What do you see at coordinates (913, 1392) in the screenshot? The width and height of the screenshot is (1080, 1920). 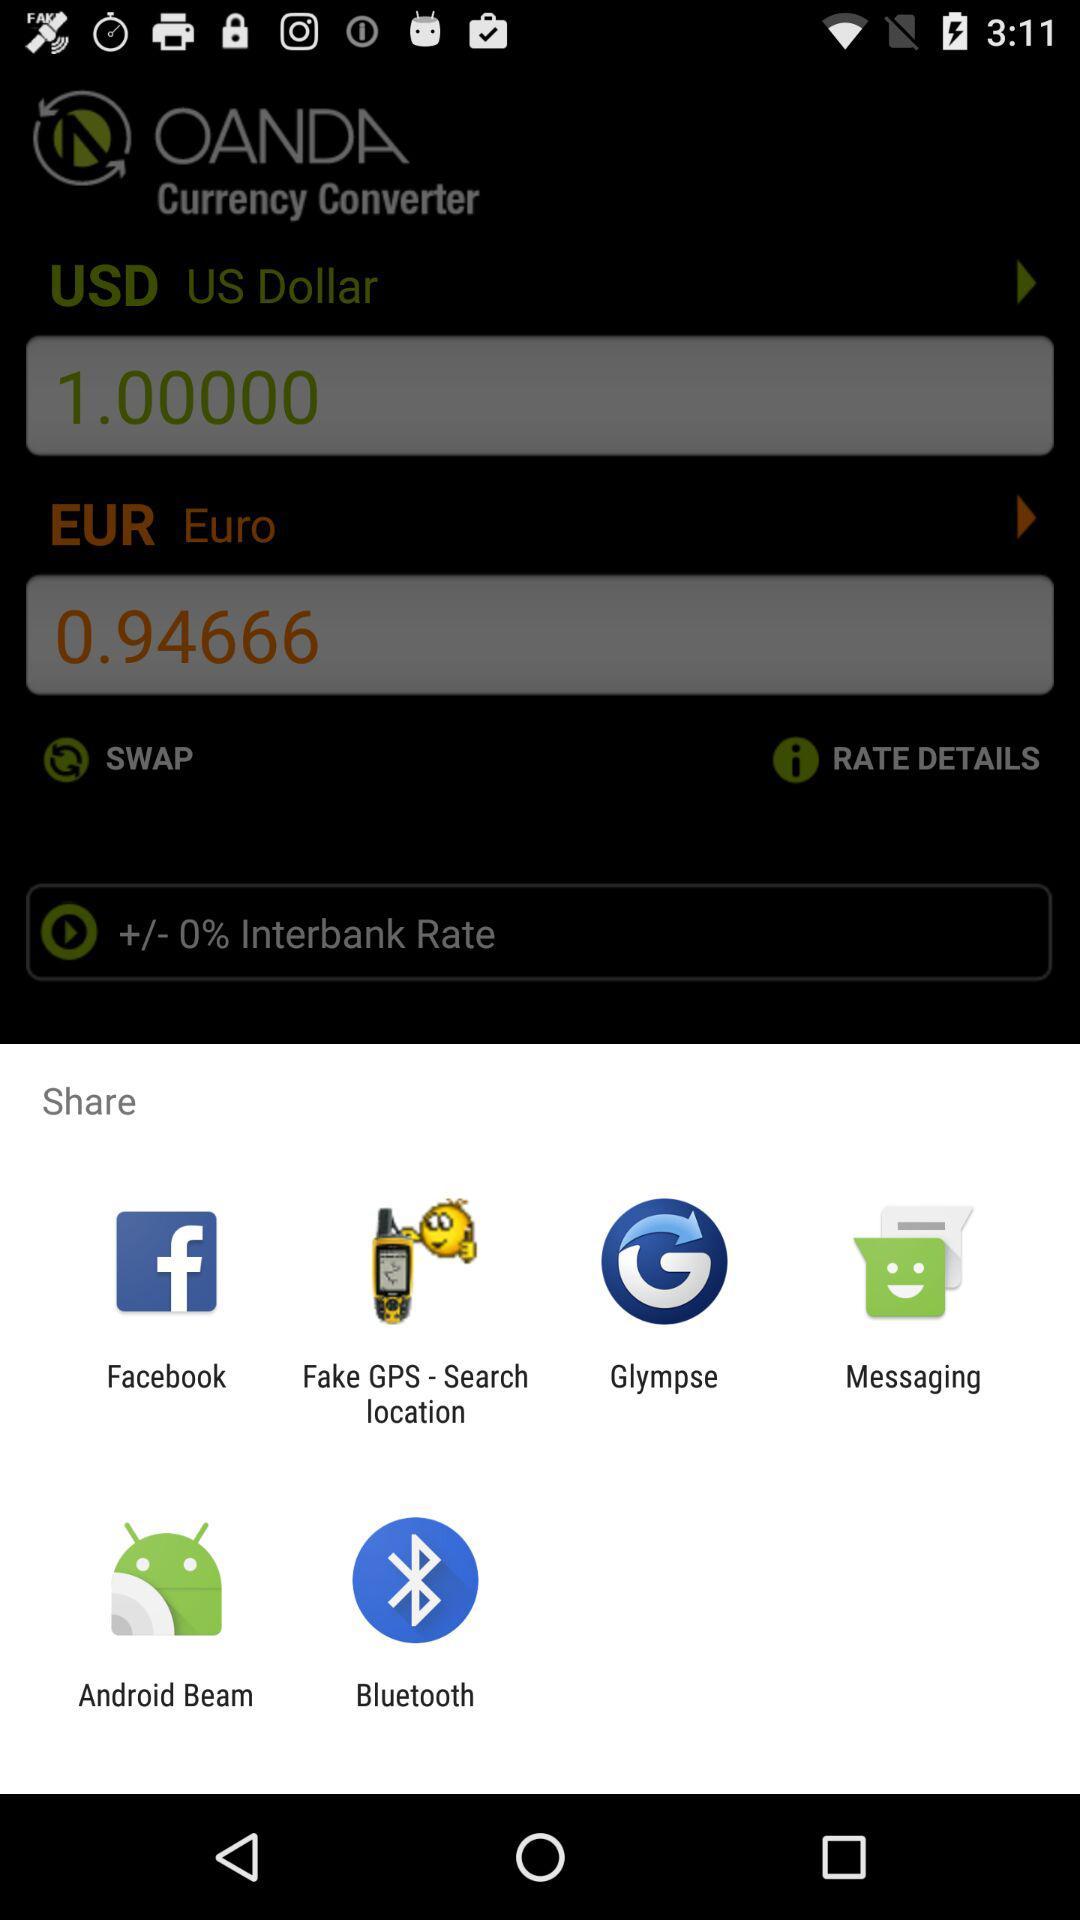 I see `the messaging app` at bounding box center [913, 1392].